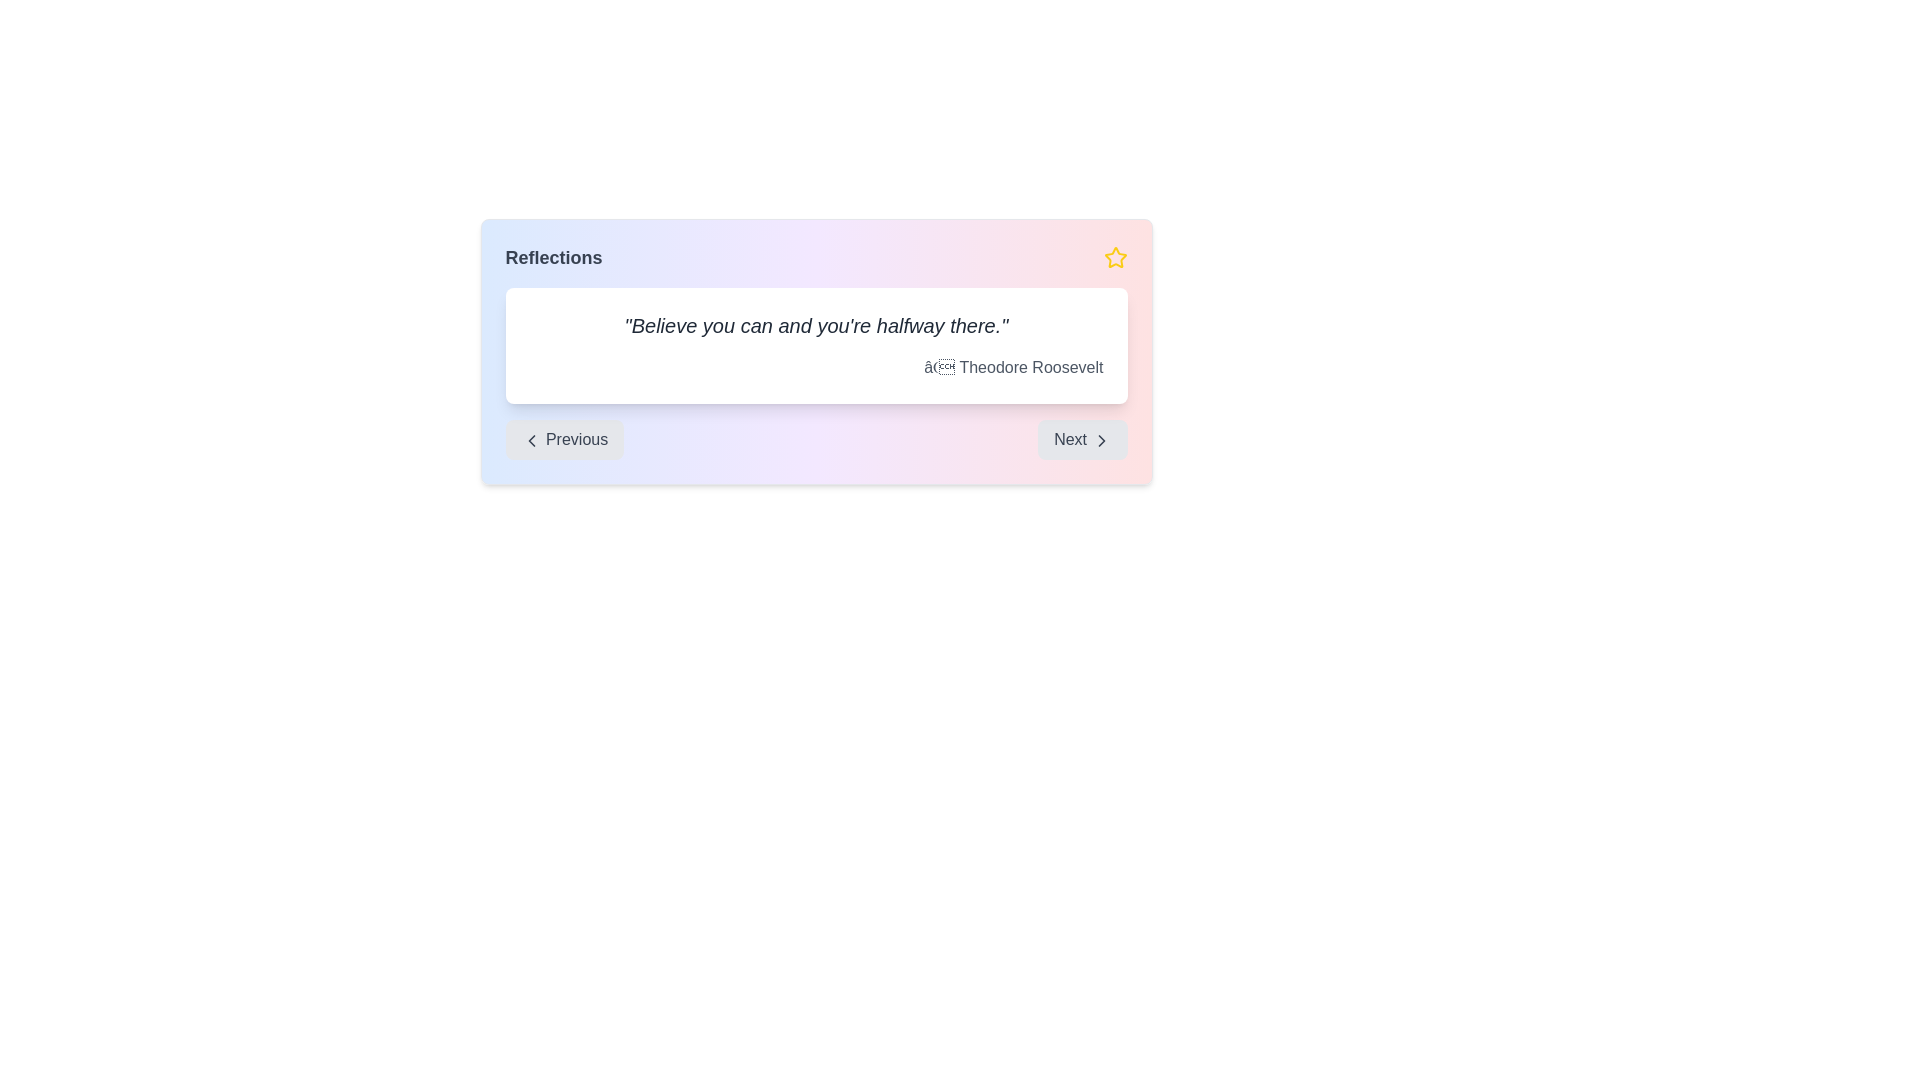 The width and height of the screenshot is (1920, 1080). Describe the element at coordinates (1100, 439) in the screenshot. I see `the right-pointing chevron or arrow icon located on the right edge of the 'Next' button area` at that location.